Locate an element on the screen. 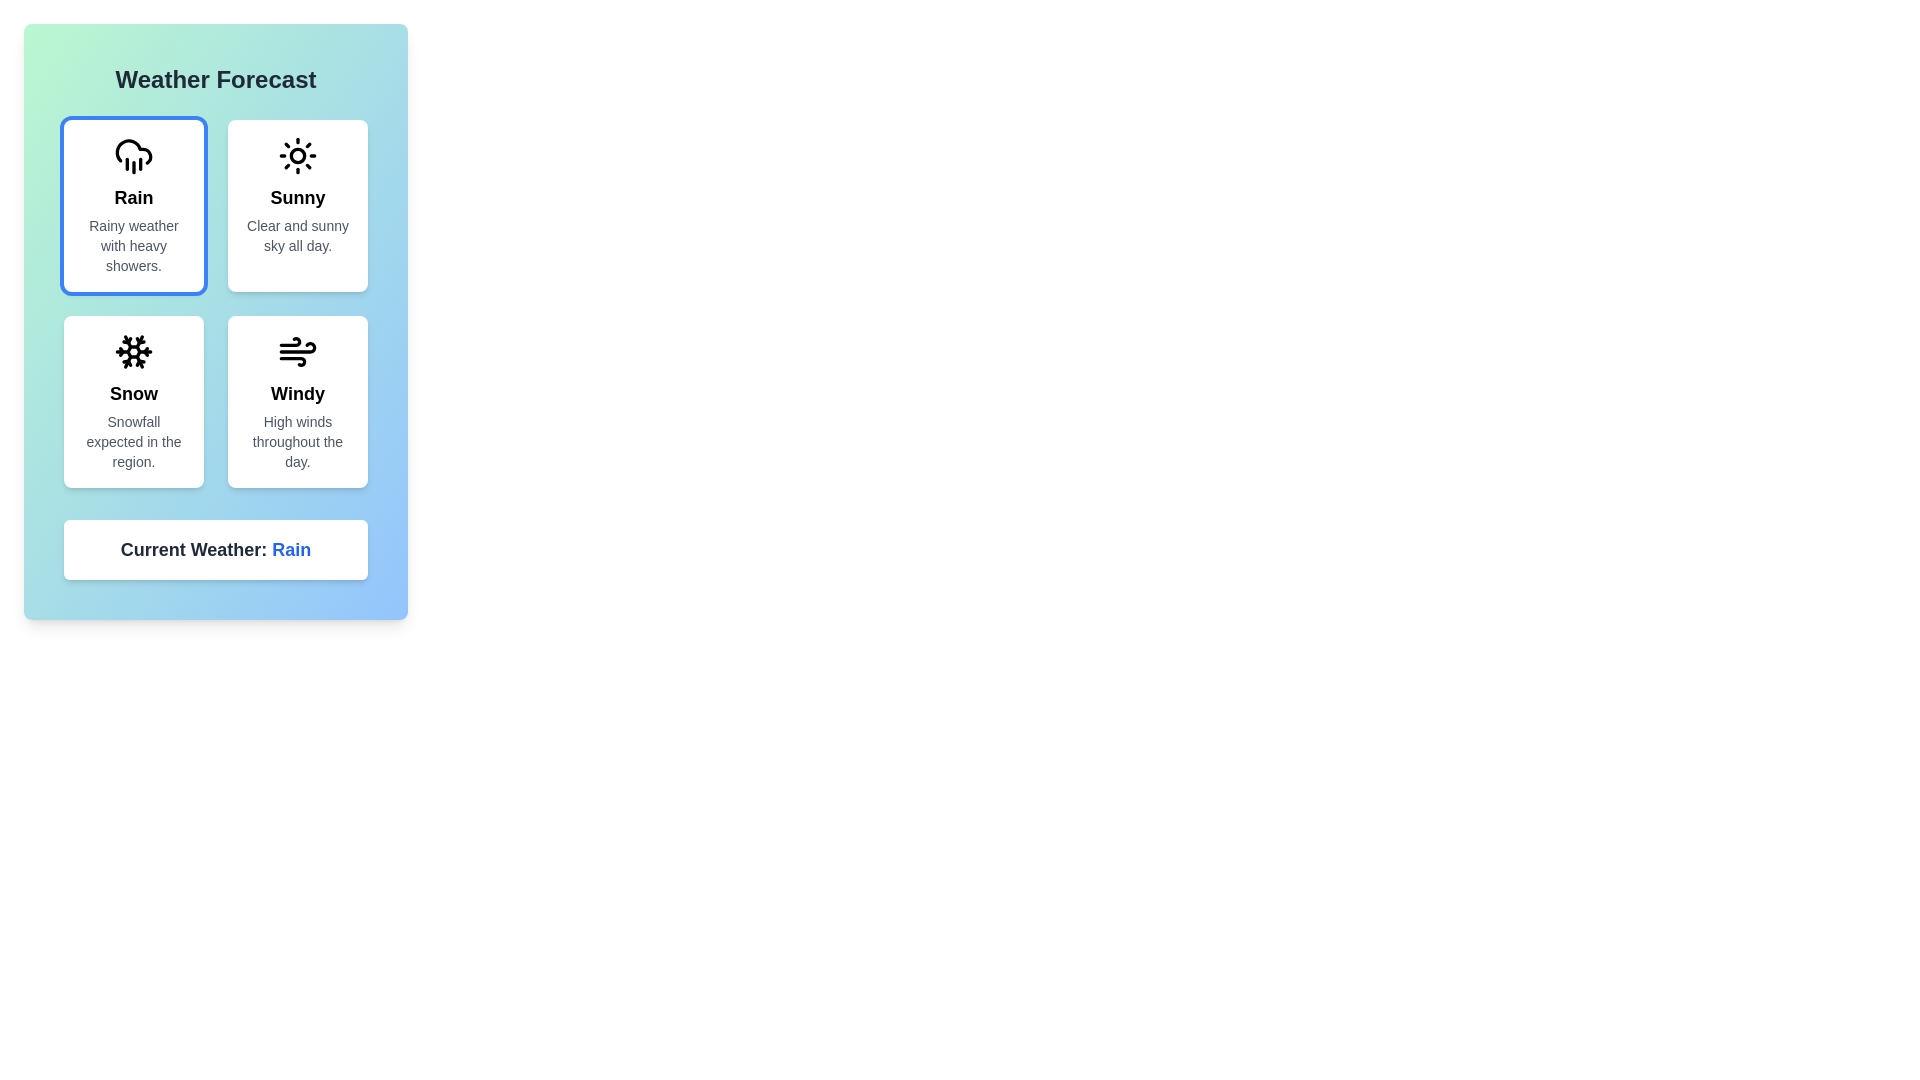 Image resolution: width=1920 pixels, height=1080 pixels. text label stating 'Rainy weather with heavy showers.' located below the title 'Rain' in the weather forecast card is located at coordinates (133, 245).